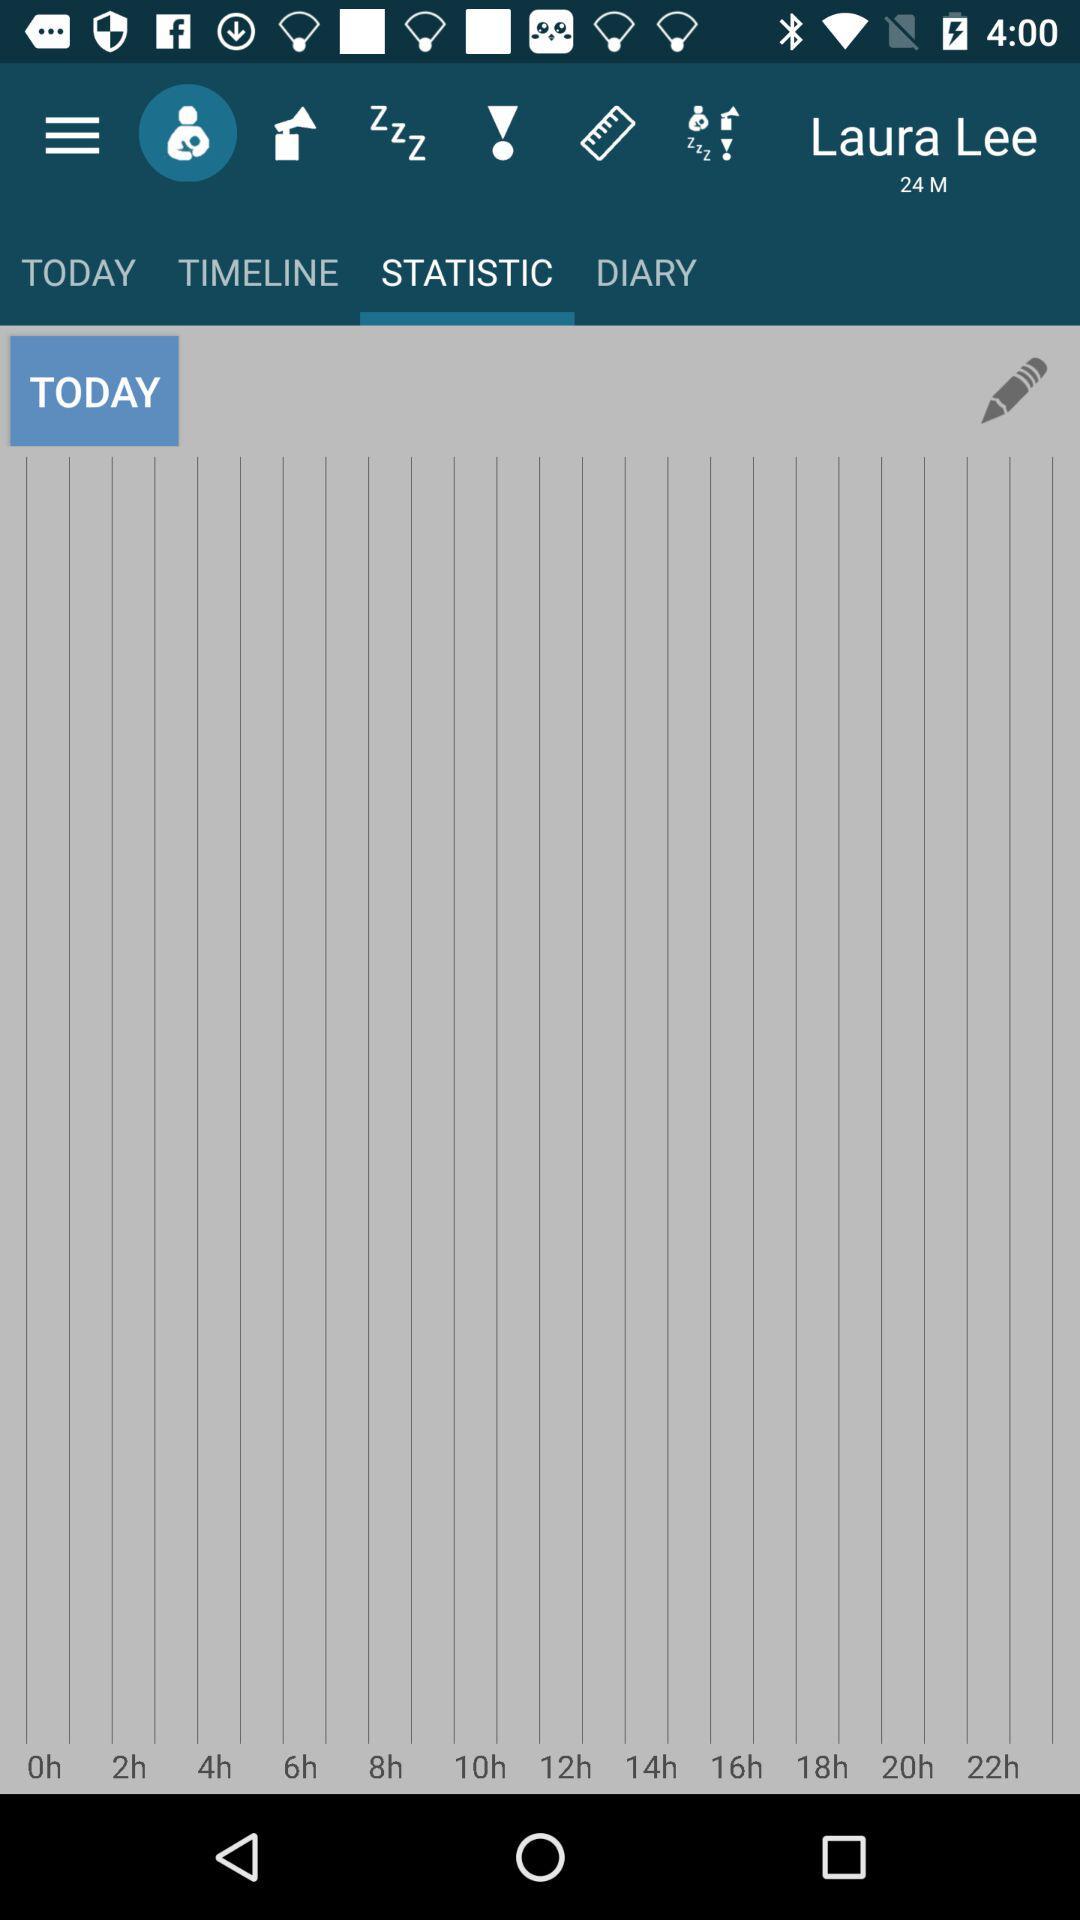  What do you see at coordinates (1014, 391) in the screenshot?
I see `icon next to diary` at bounding box center [1014, 391].